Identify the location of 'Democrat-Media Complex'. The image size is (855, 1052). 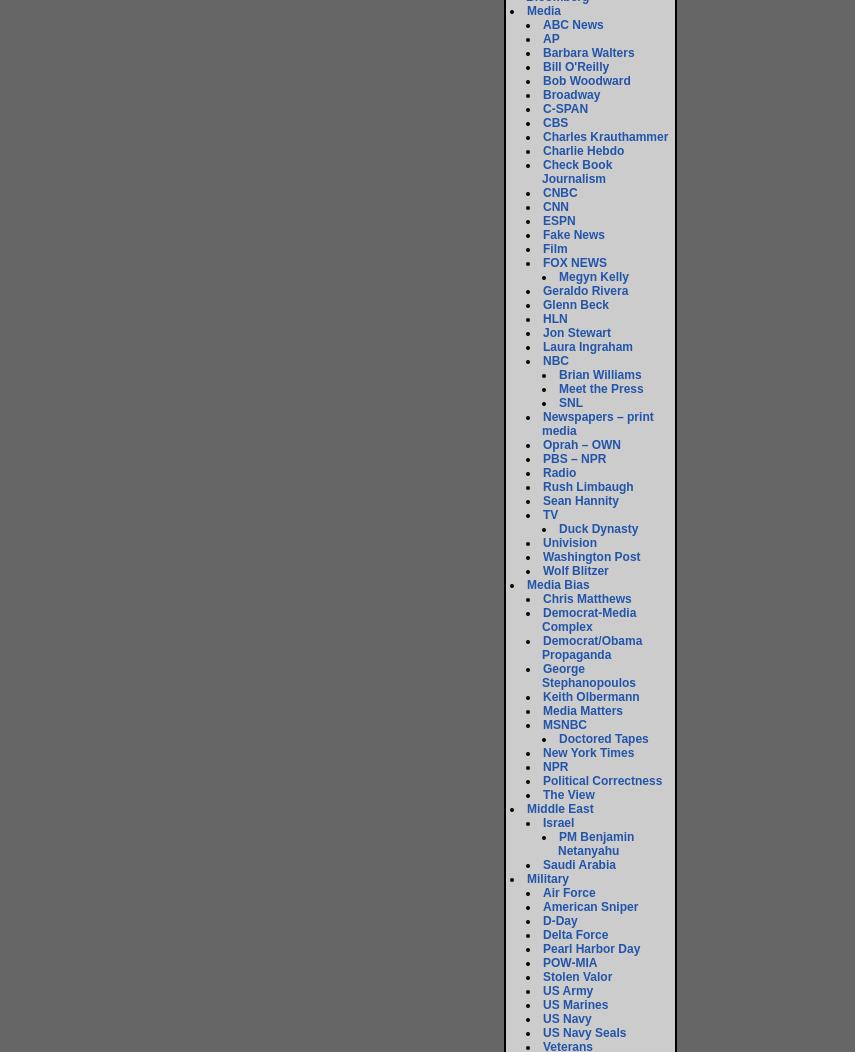
(588, 620).